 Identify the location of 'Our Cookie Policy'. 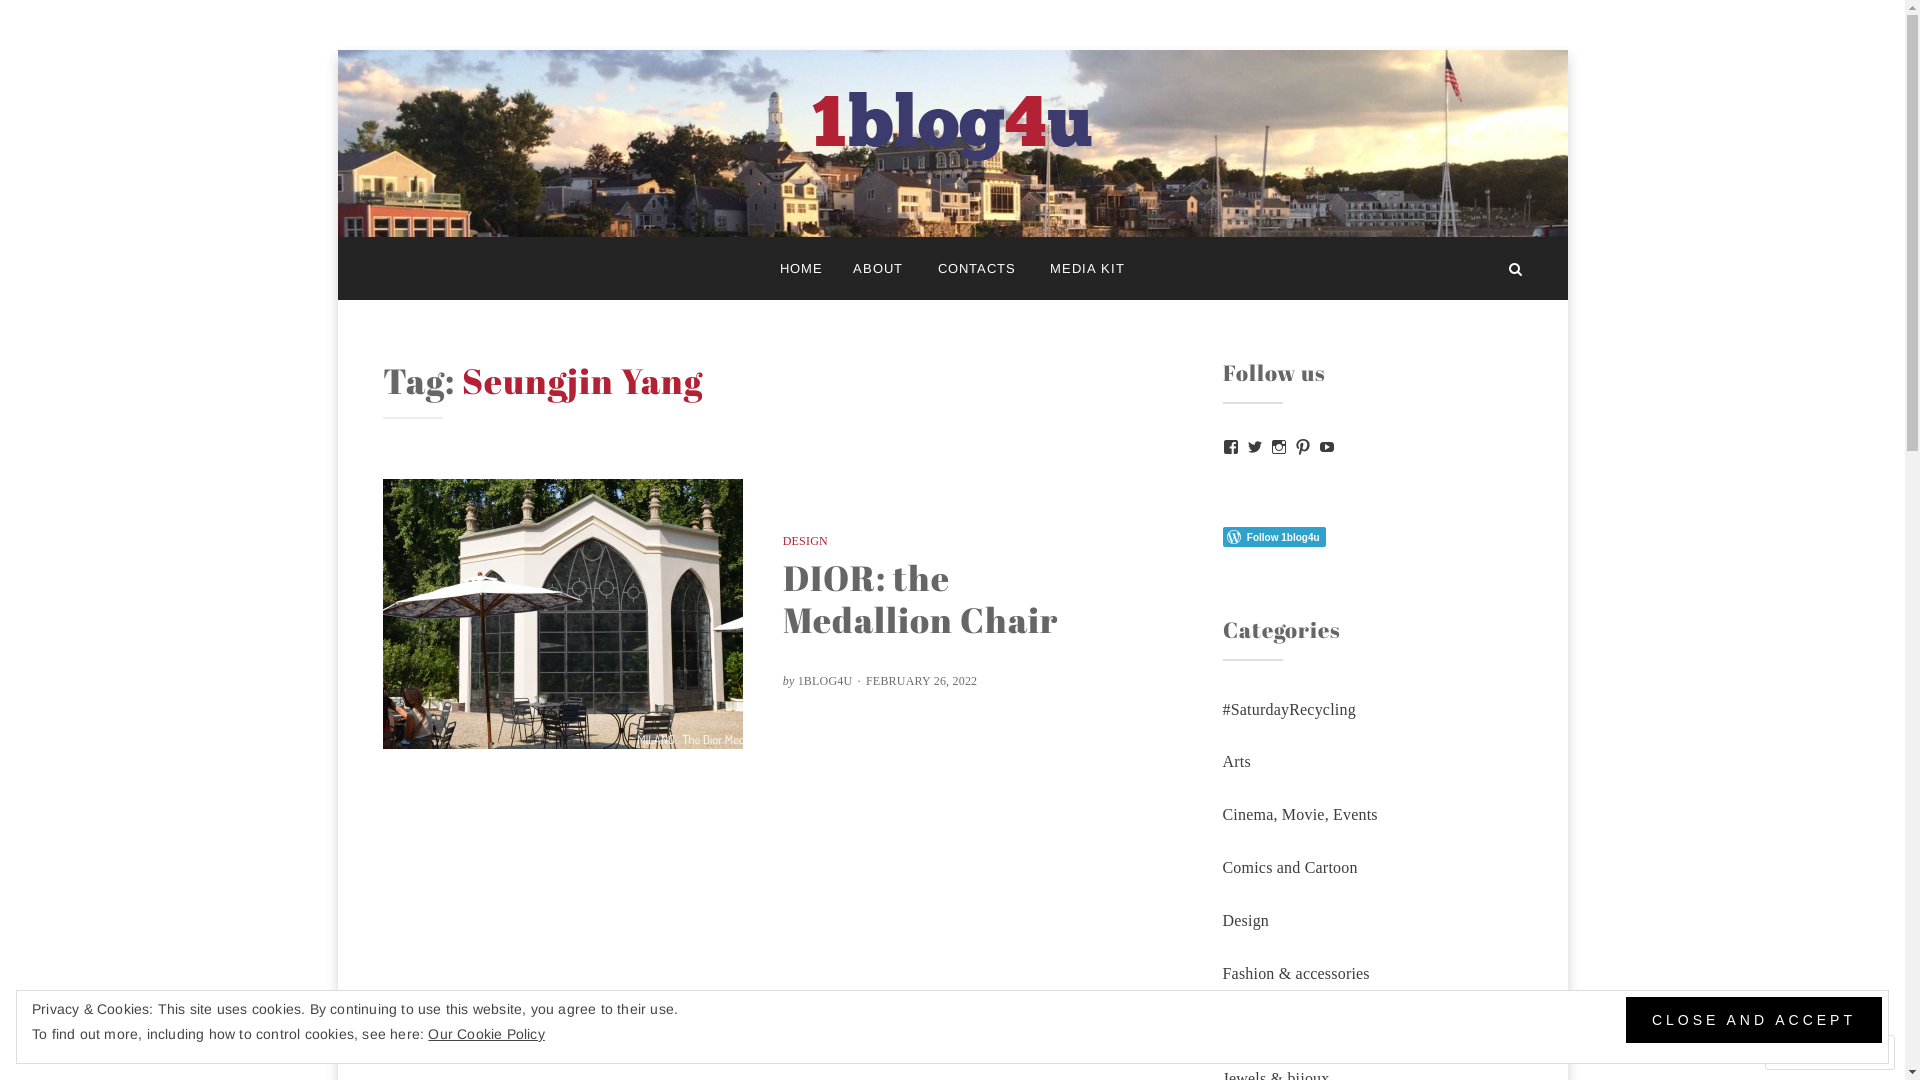
(485, 1033).